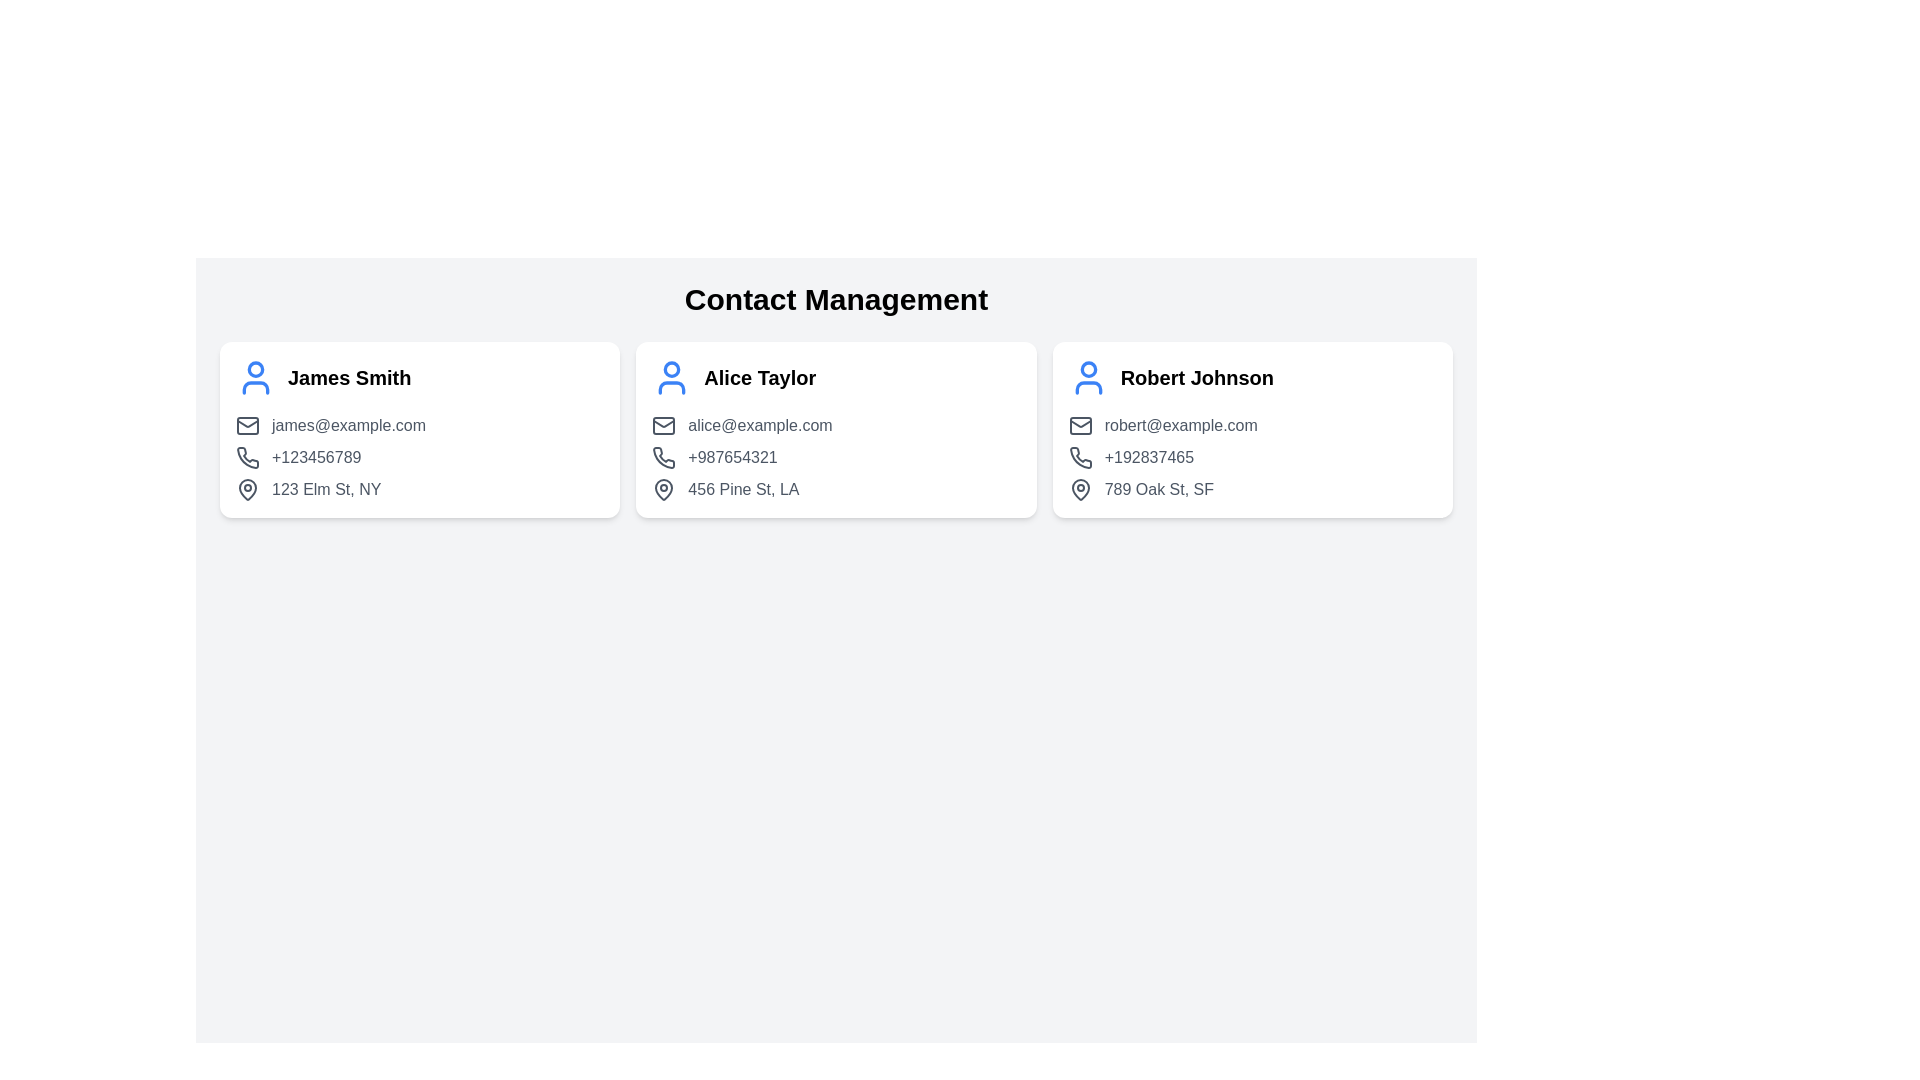 This screenshot has width=1920, height=1080. What do you see at coordinates (254, 369) in the screenshot?
I see `the circular SVG element representing the head portion of the user avatar, located at the top of the user icon on the leftmost position in the row of user cards` at bounding box center [254, 369].